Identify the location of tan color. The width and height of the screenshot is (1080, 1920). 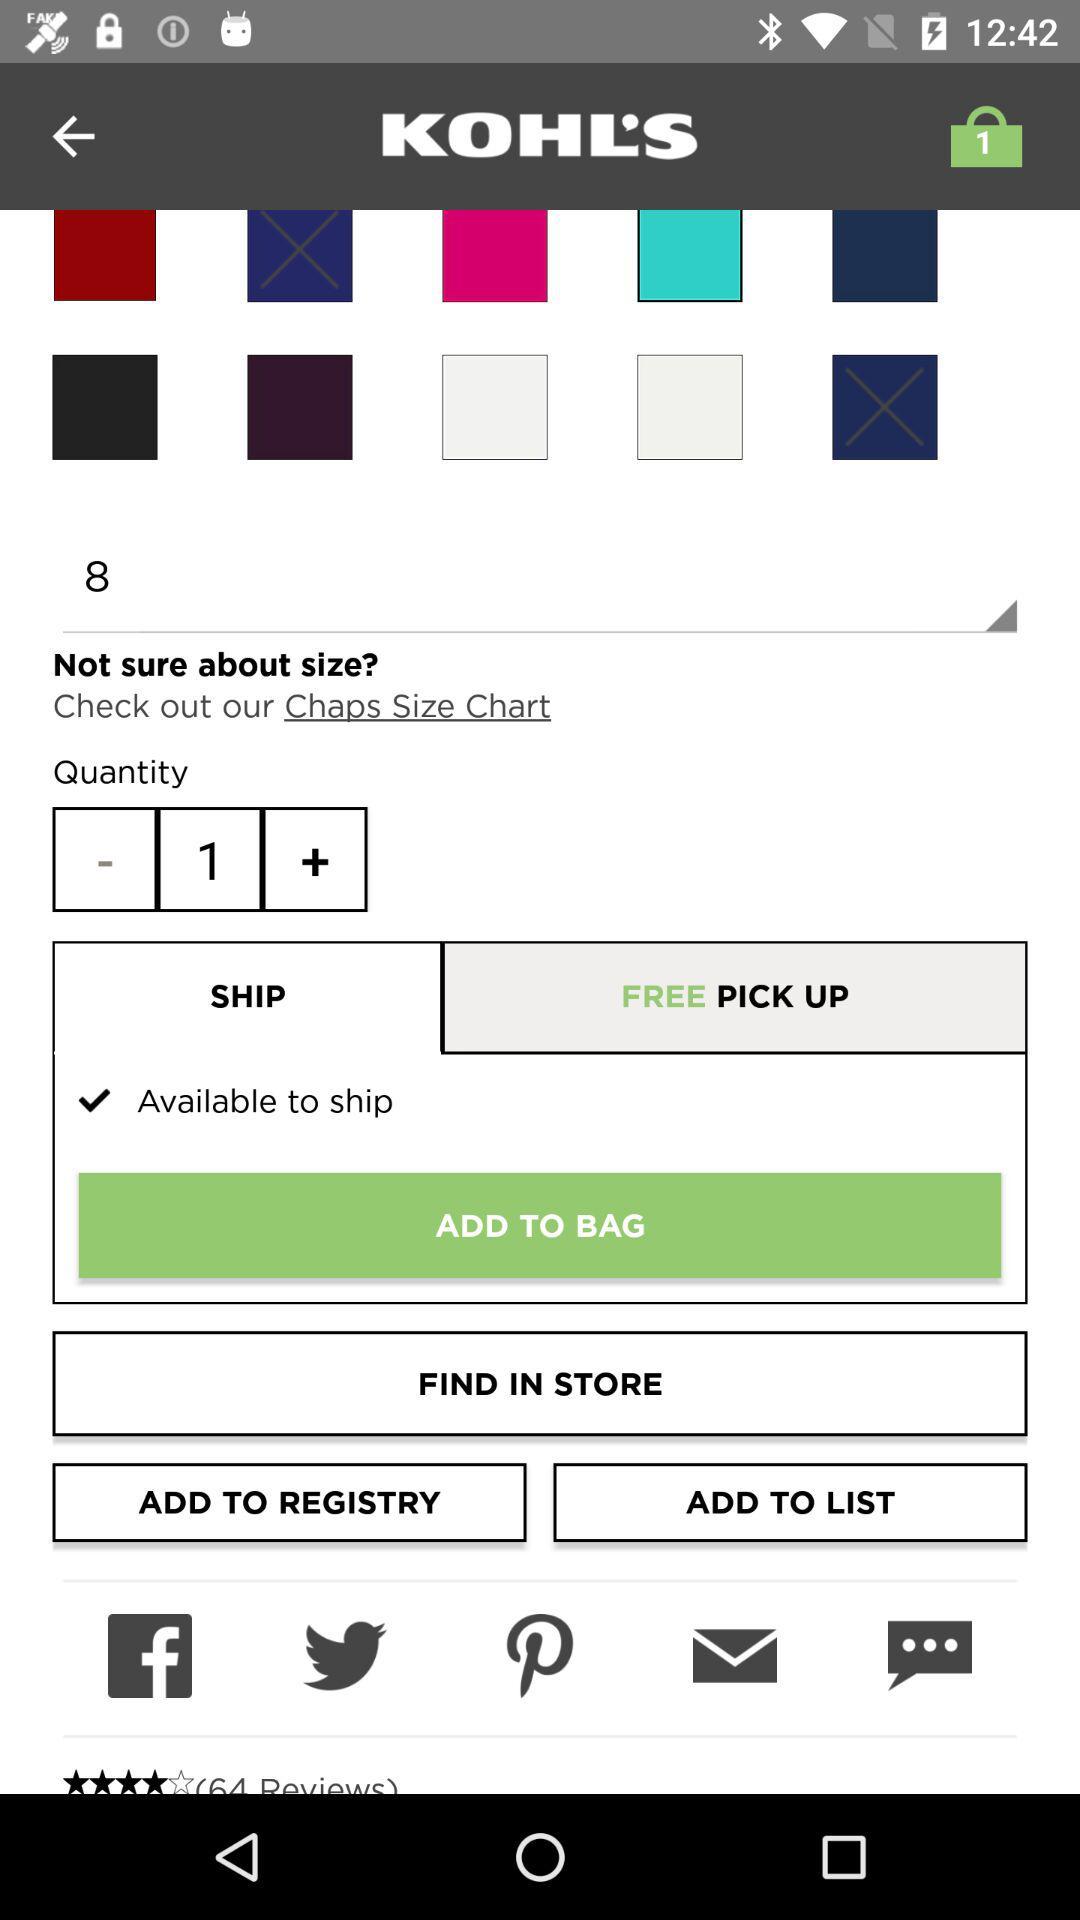
(494, 406).